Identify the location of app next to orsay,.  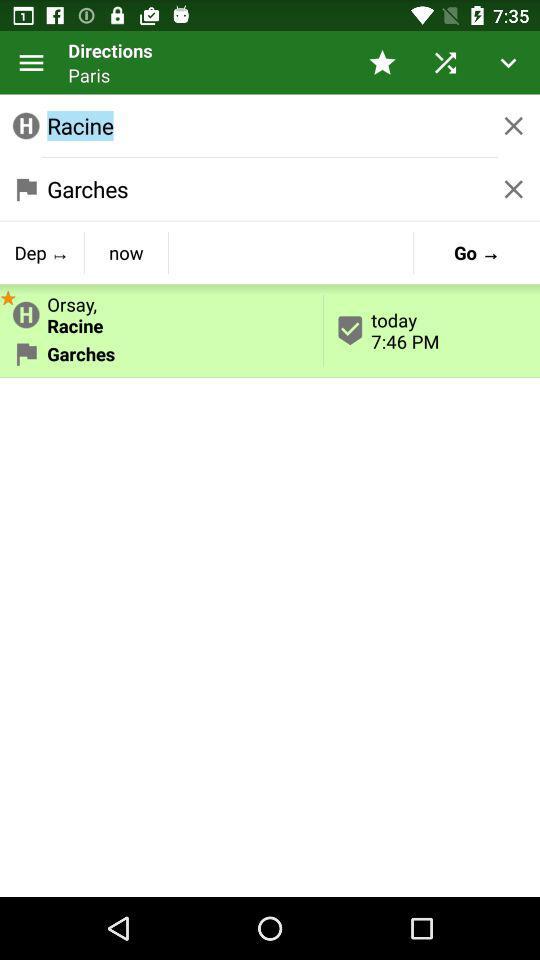
(475, 251).